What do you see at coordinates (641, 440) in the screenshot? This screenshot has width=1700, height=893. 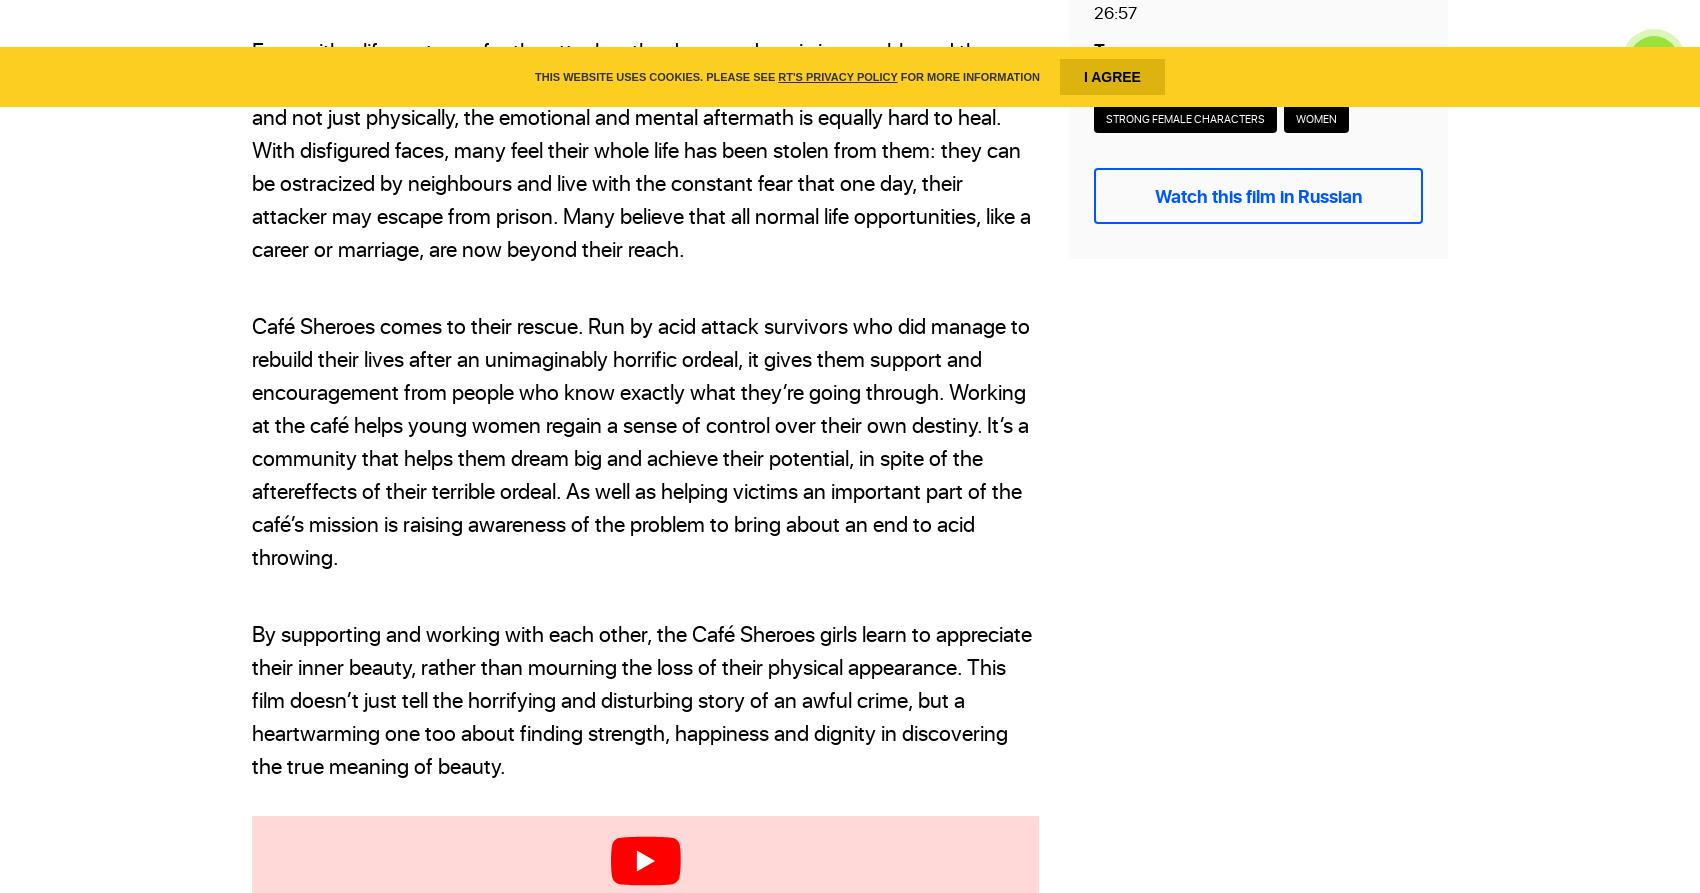 I see `'Café Sheroes comes to their rescue. Run by acid attack survivors who did manage to rebuild their lives after an unimaginably horrific ordeal, it gives them support and encouragement from people who know exactly what they’re going through. Working at the café helps young women regain a sense of control over their own destiny. It’s a community that helps them dream big and achieve their potential, in spite of the aftereffects of their terrible ordeal. As well as helping victims an important part of the café’s mission is raising awareness of the problem to bring about an end to acid throwing.'` at bounding box center [641, 440].